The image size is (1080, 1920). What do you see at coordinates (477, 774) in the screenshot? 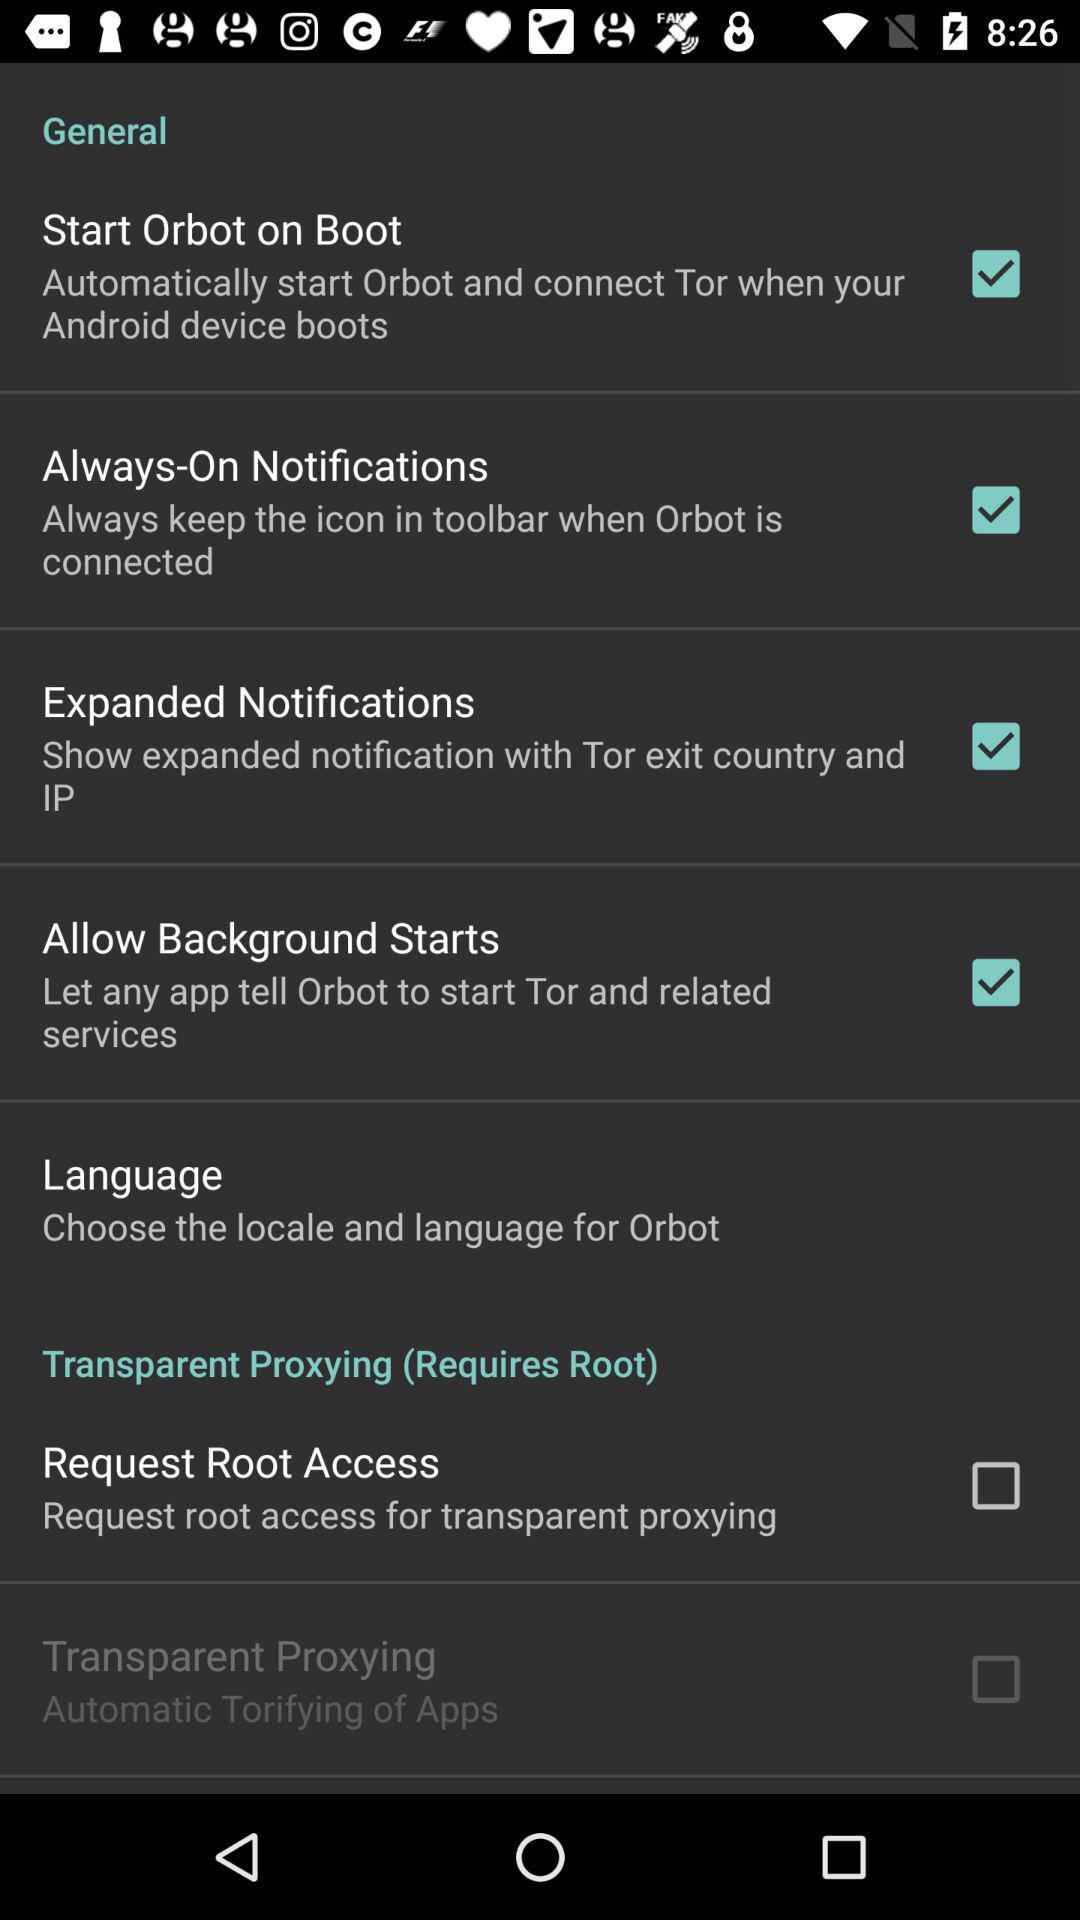
I see `the icon above the allow background starts` at bounding box center [477, 774].